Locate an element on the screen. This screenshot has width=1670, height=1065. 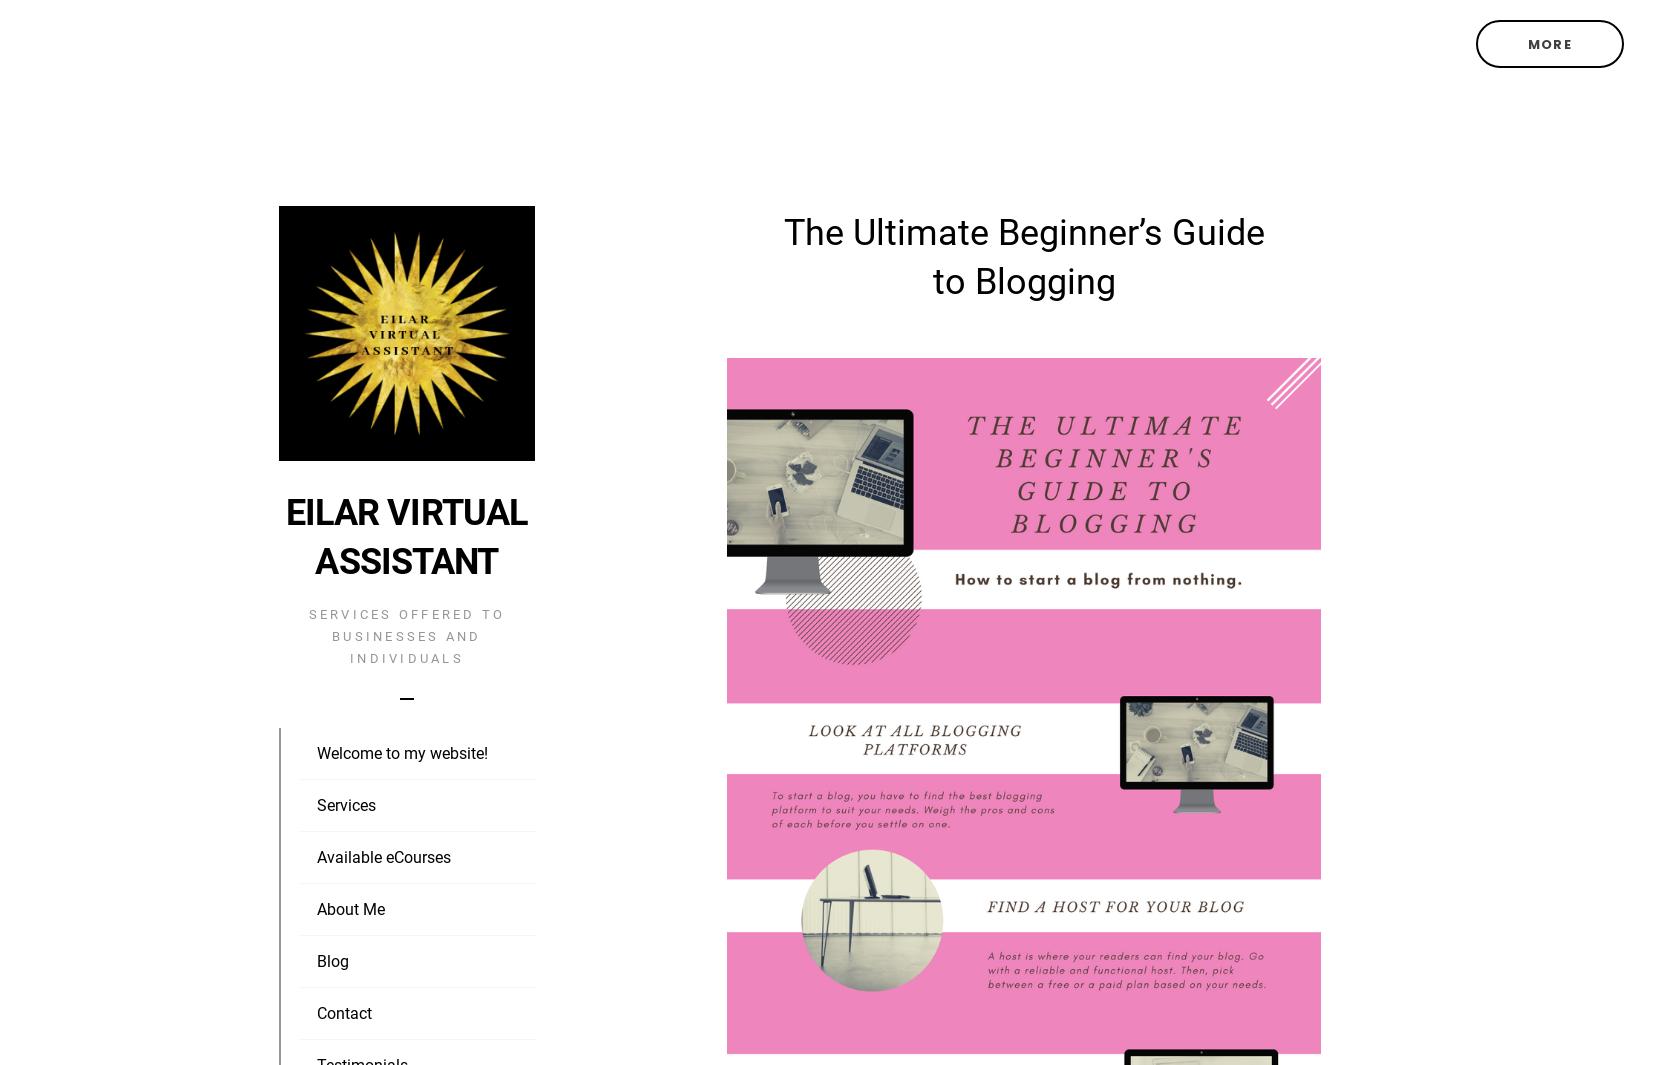
'Welcome to my website!' is located at coordinates (315, 753).